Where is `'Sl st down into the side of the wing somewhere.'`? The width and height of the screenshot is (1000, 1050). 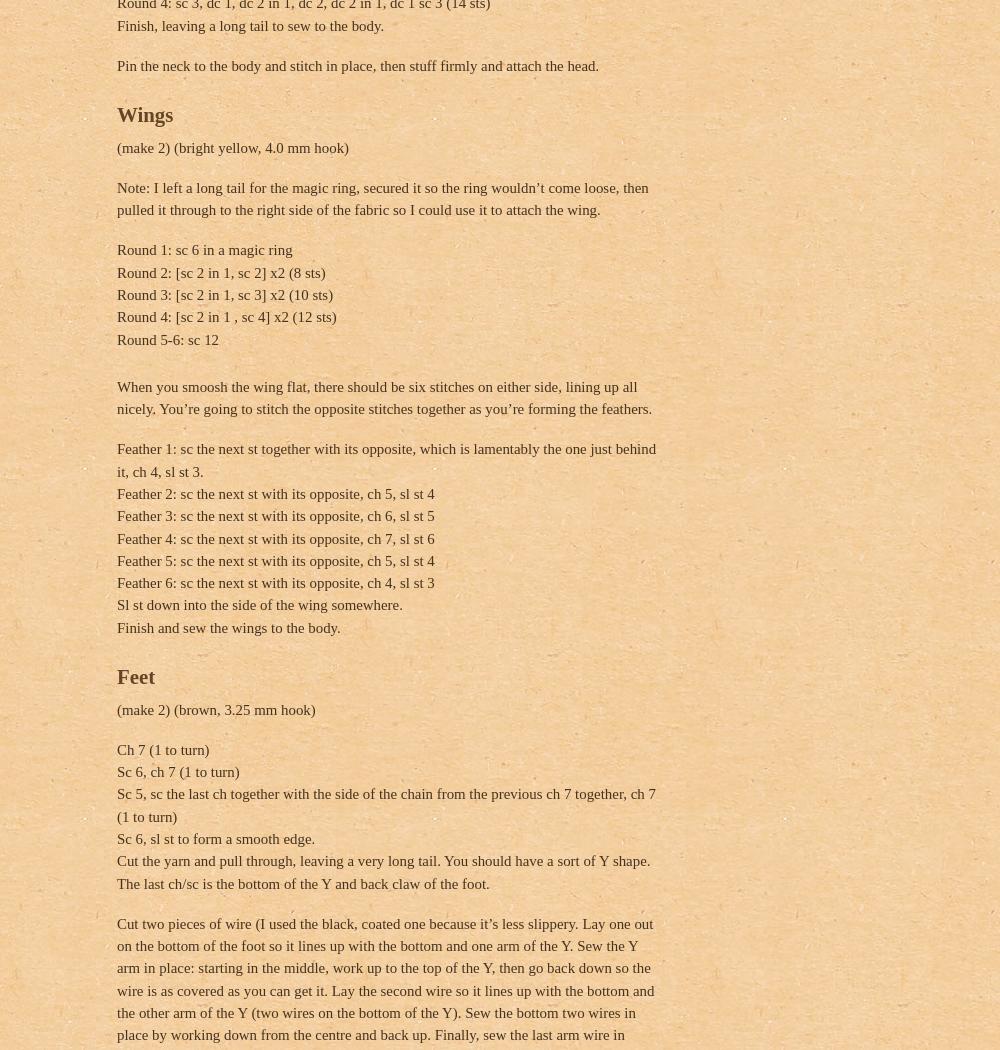
'Sl st down into the side of the wing somewhere.' is located at coordinates (259, 605).